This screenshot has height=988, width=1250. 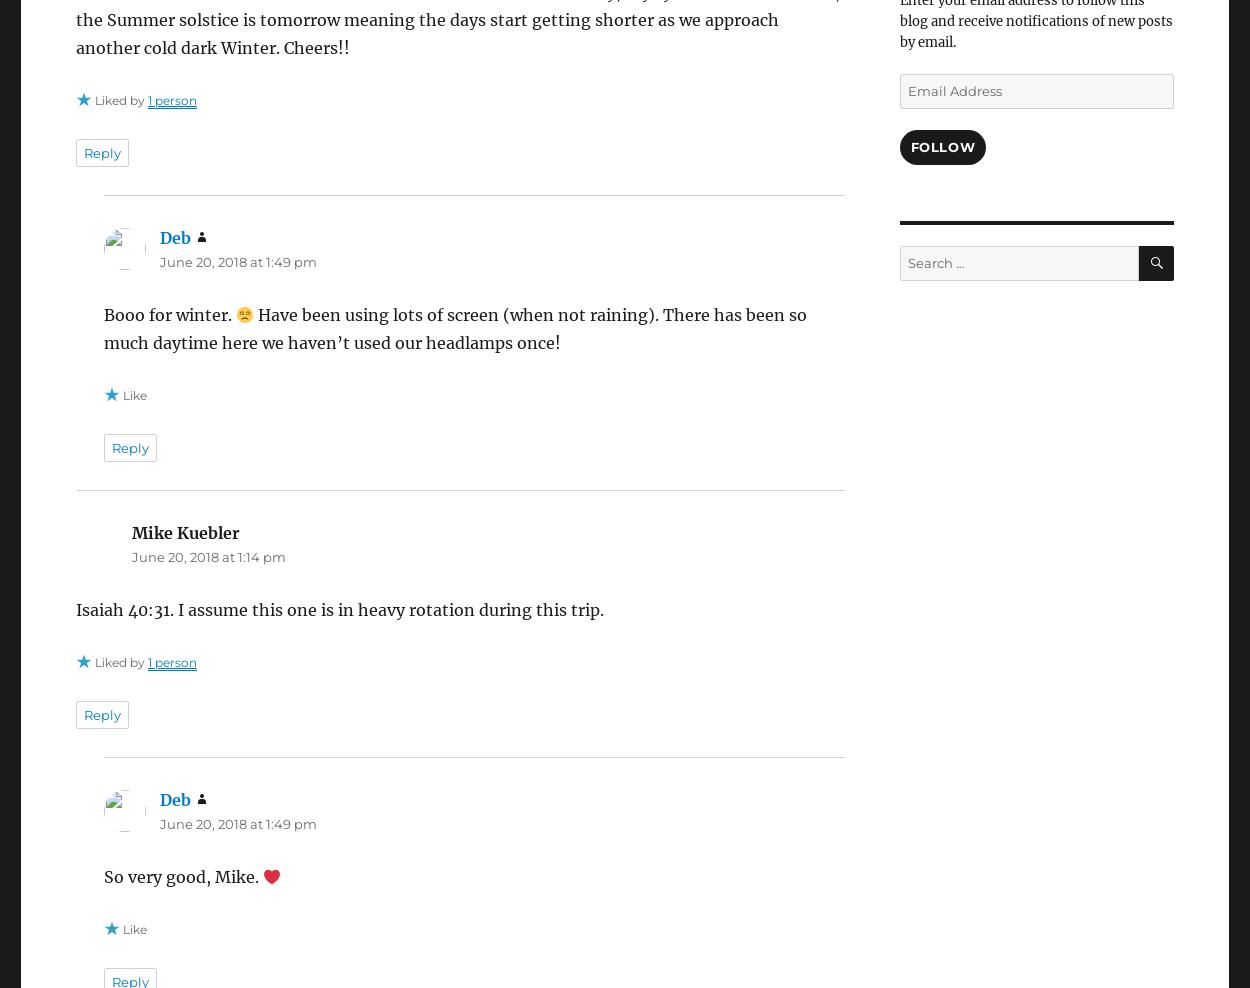 What do you see at coordinates (207, 555) in the screenshot?
I see `'June 20, 2018 at 1:14 pm'` at bounding box center [207, 555].